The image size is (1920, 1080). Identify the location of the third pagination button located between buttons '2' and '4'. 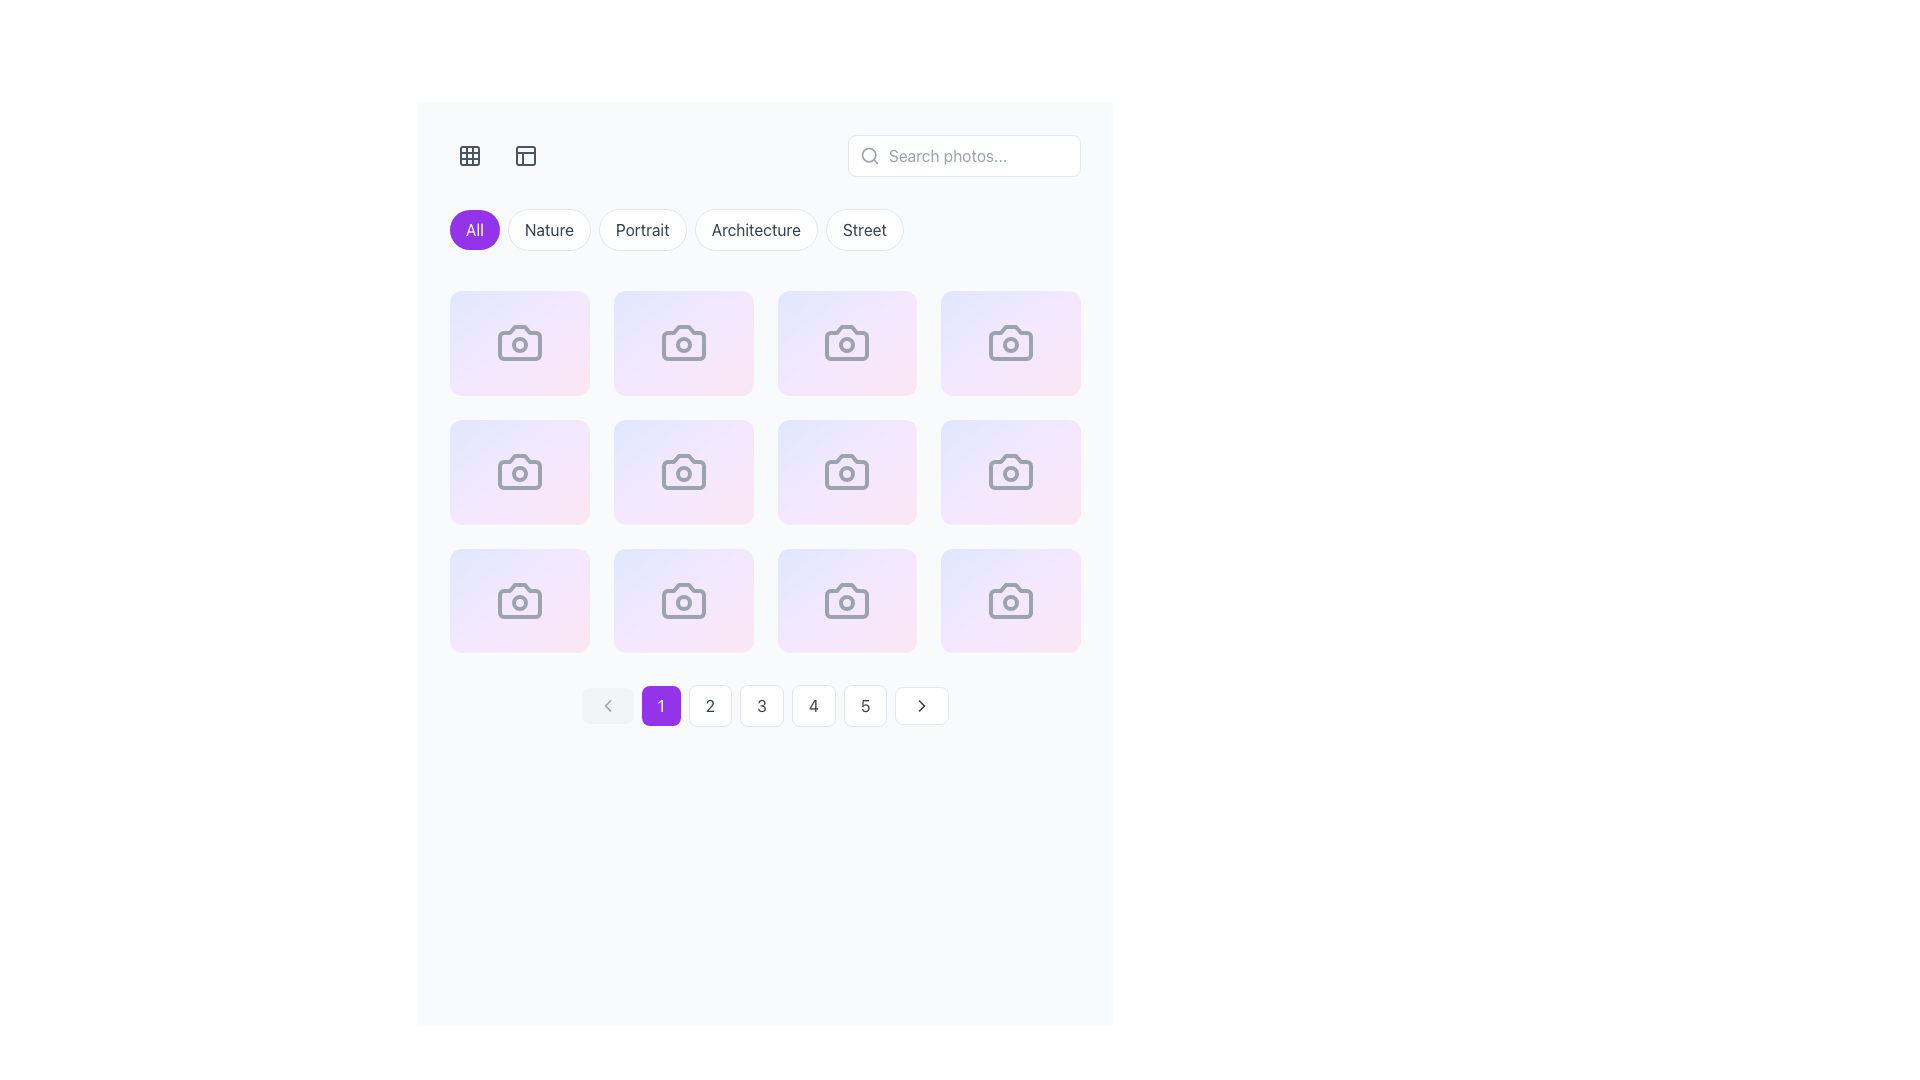
(764, 705).